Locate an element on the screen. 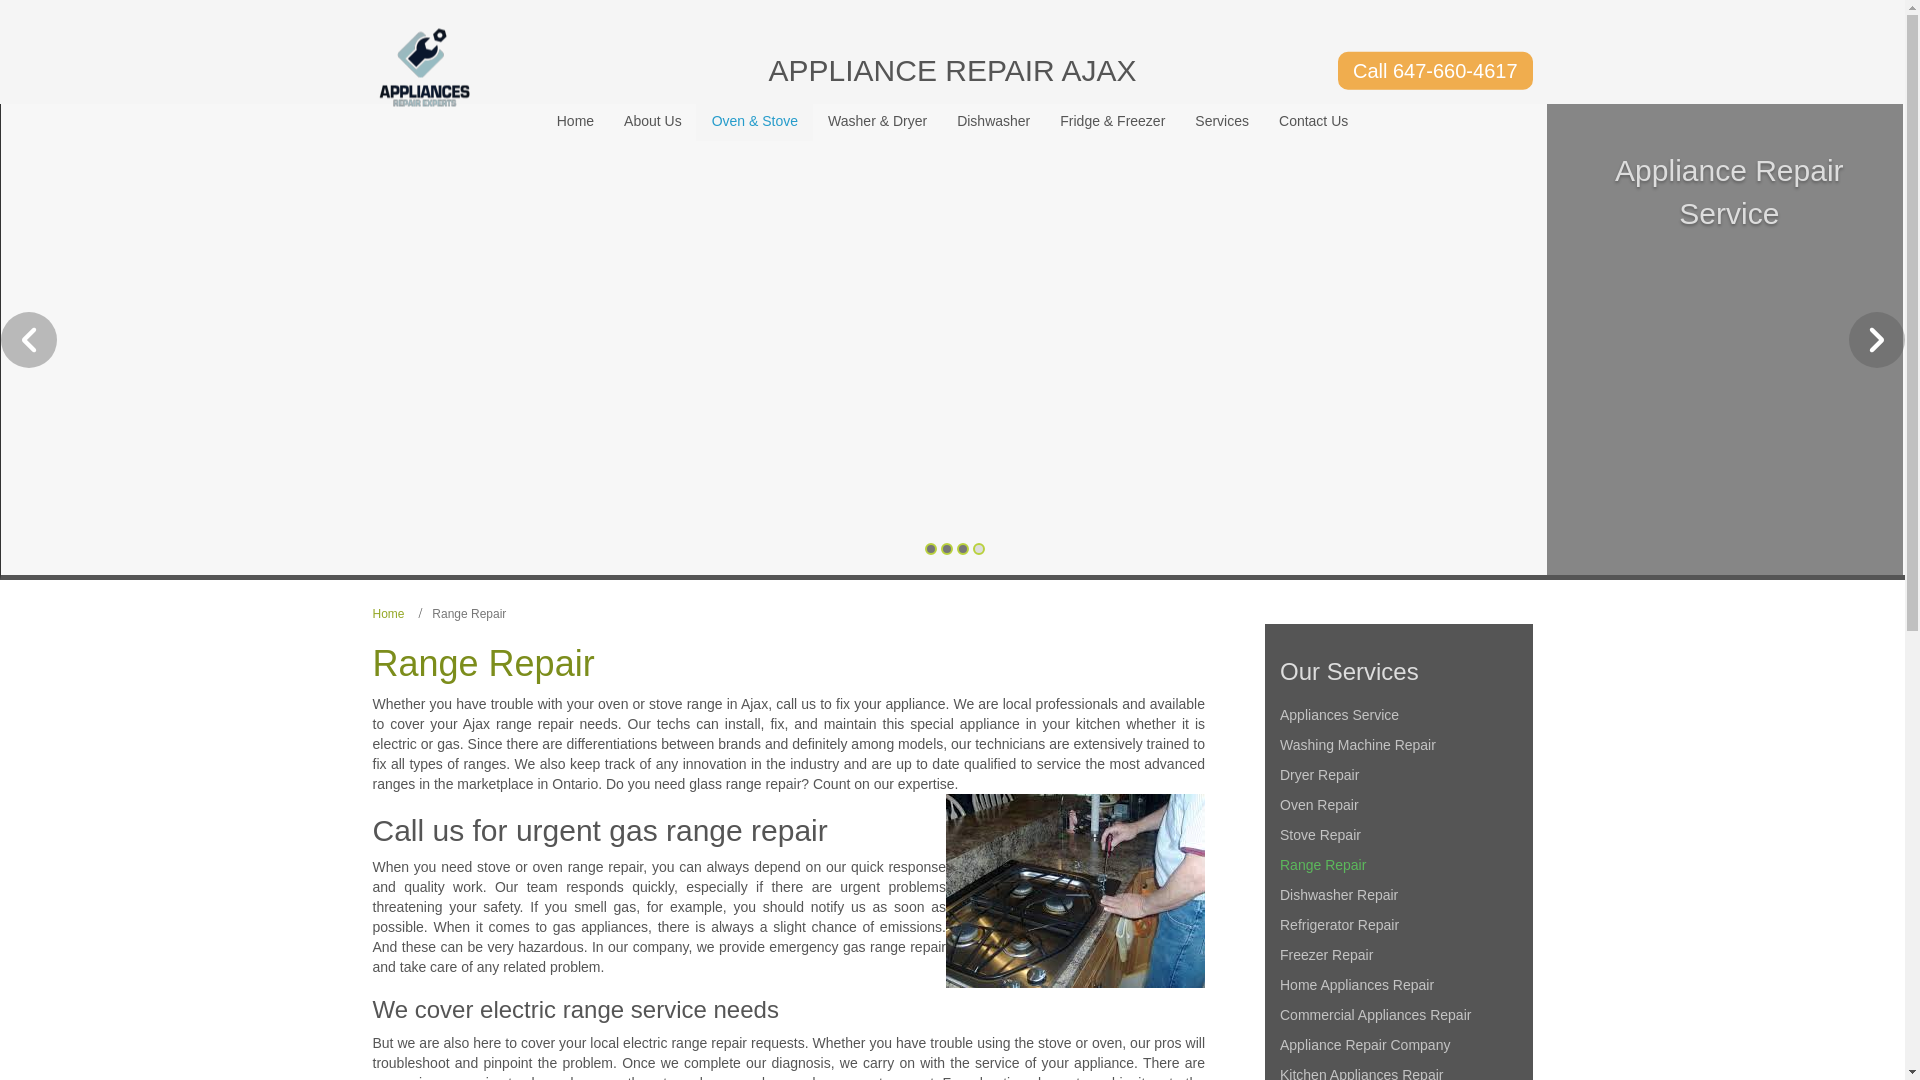  'Appliances Service' is located at coordinates (1397, 713).